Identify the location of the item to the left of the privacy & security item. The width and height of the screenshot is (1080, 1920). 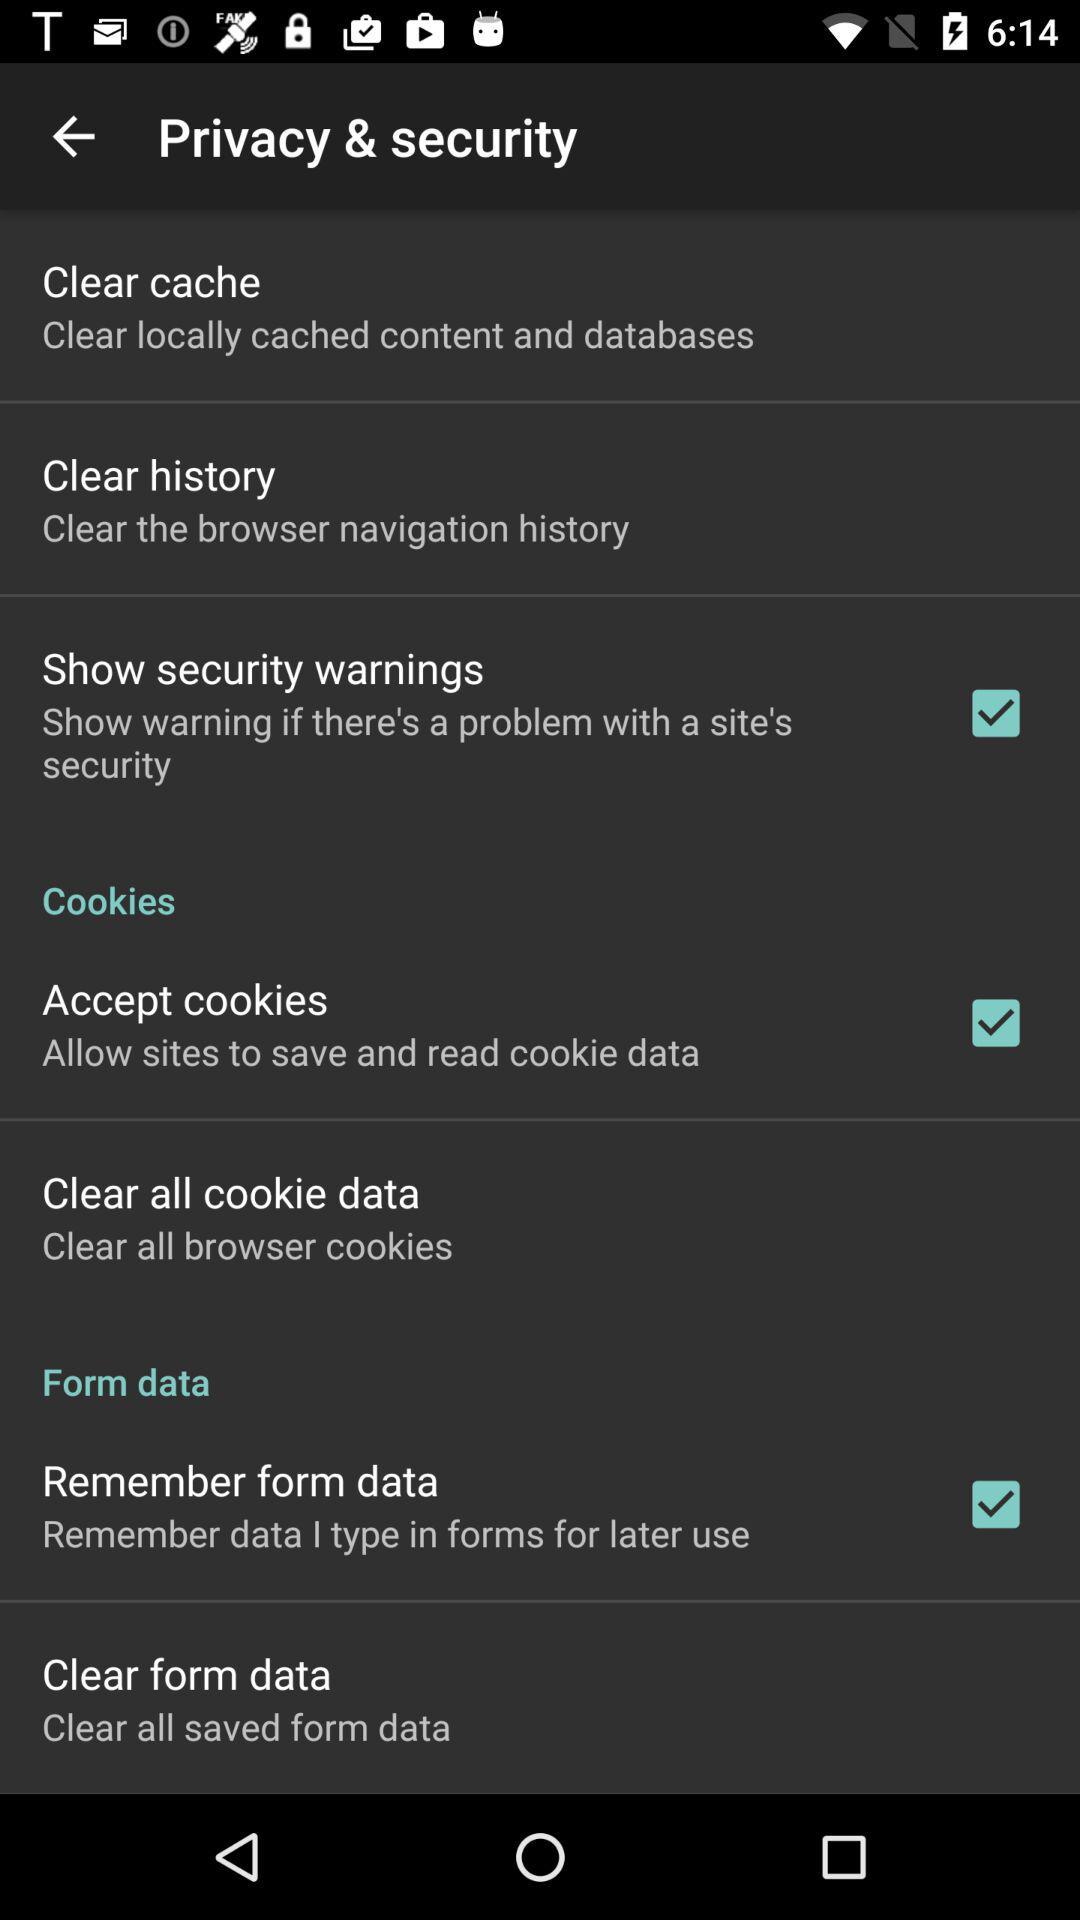
(72, 135).